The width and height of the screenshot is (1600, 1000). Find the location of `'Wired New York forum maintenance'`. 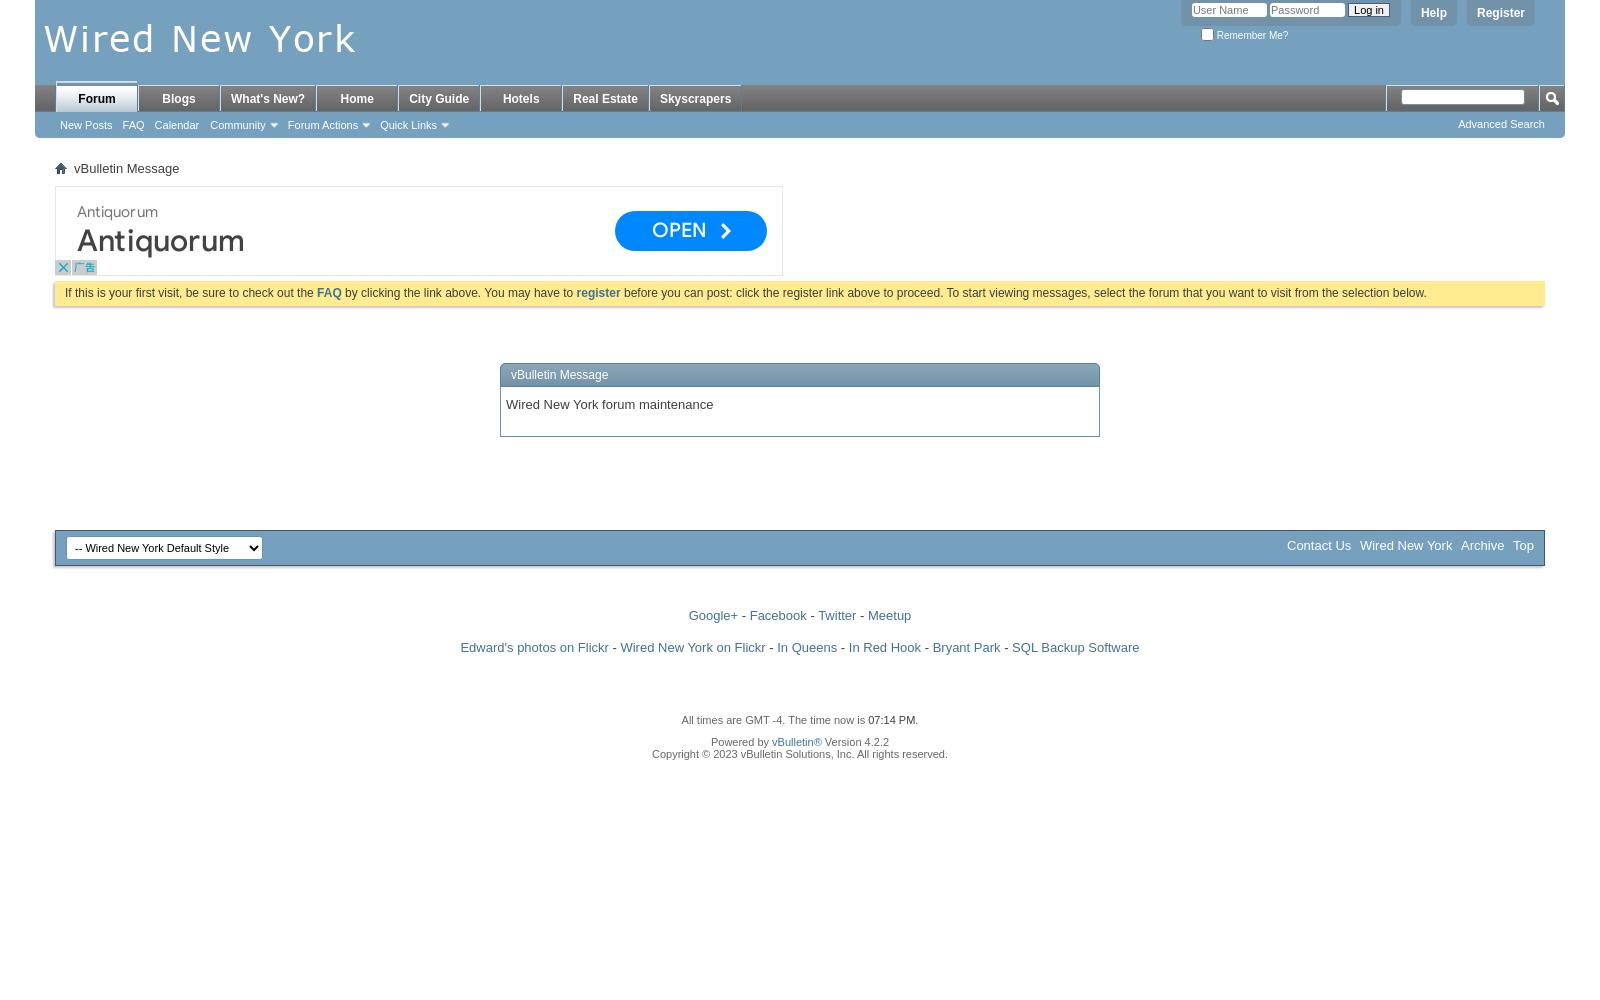

'Wired New York forum maintenance' is located at coordinates (609, 403).